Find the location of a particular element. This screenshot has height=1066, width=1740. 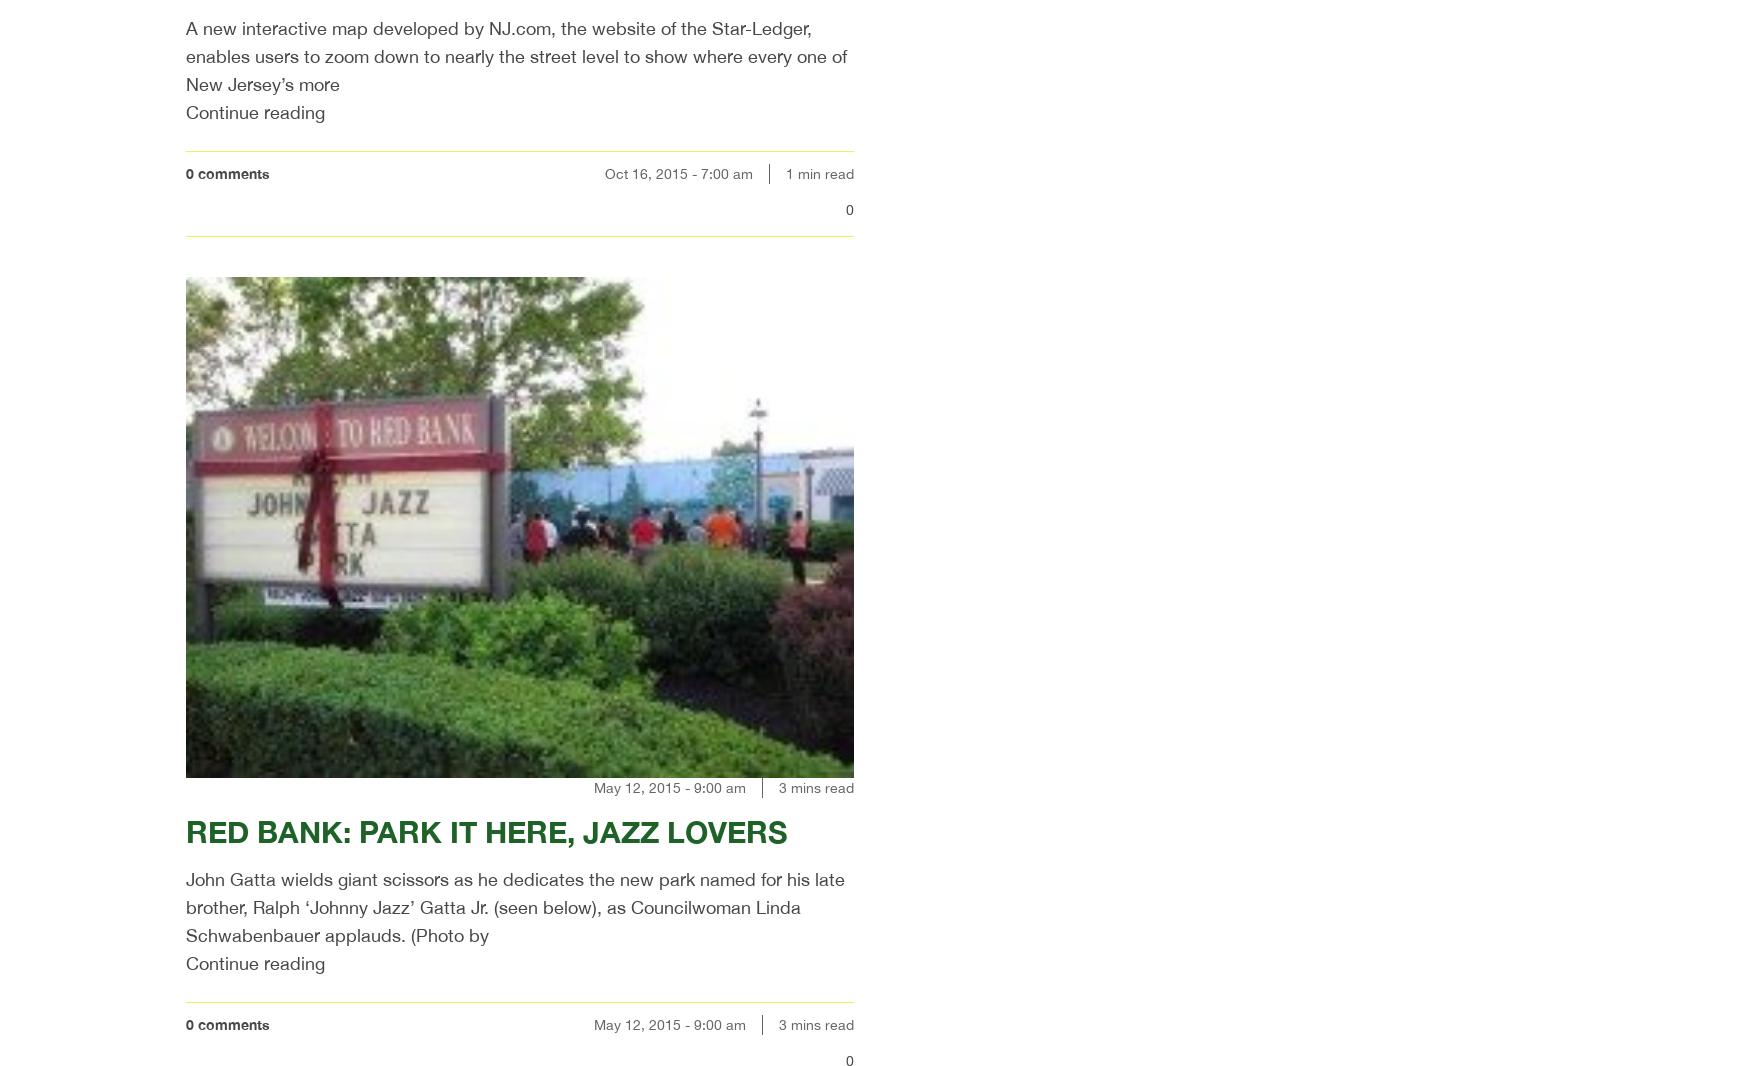

'A new interactive map developed by NJ.com, the website of the Star-Ledger, enables users to zoom down to nearly the street level to show where every one of New Jersey’s more' is located at coordinates (515, 55).